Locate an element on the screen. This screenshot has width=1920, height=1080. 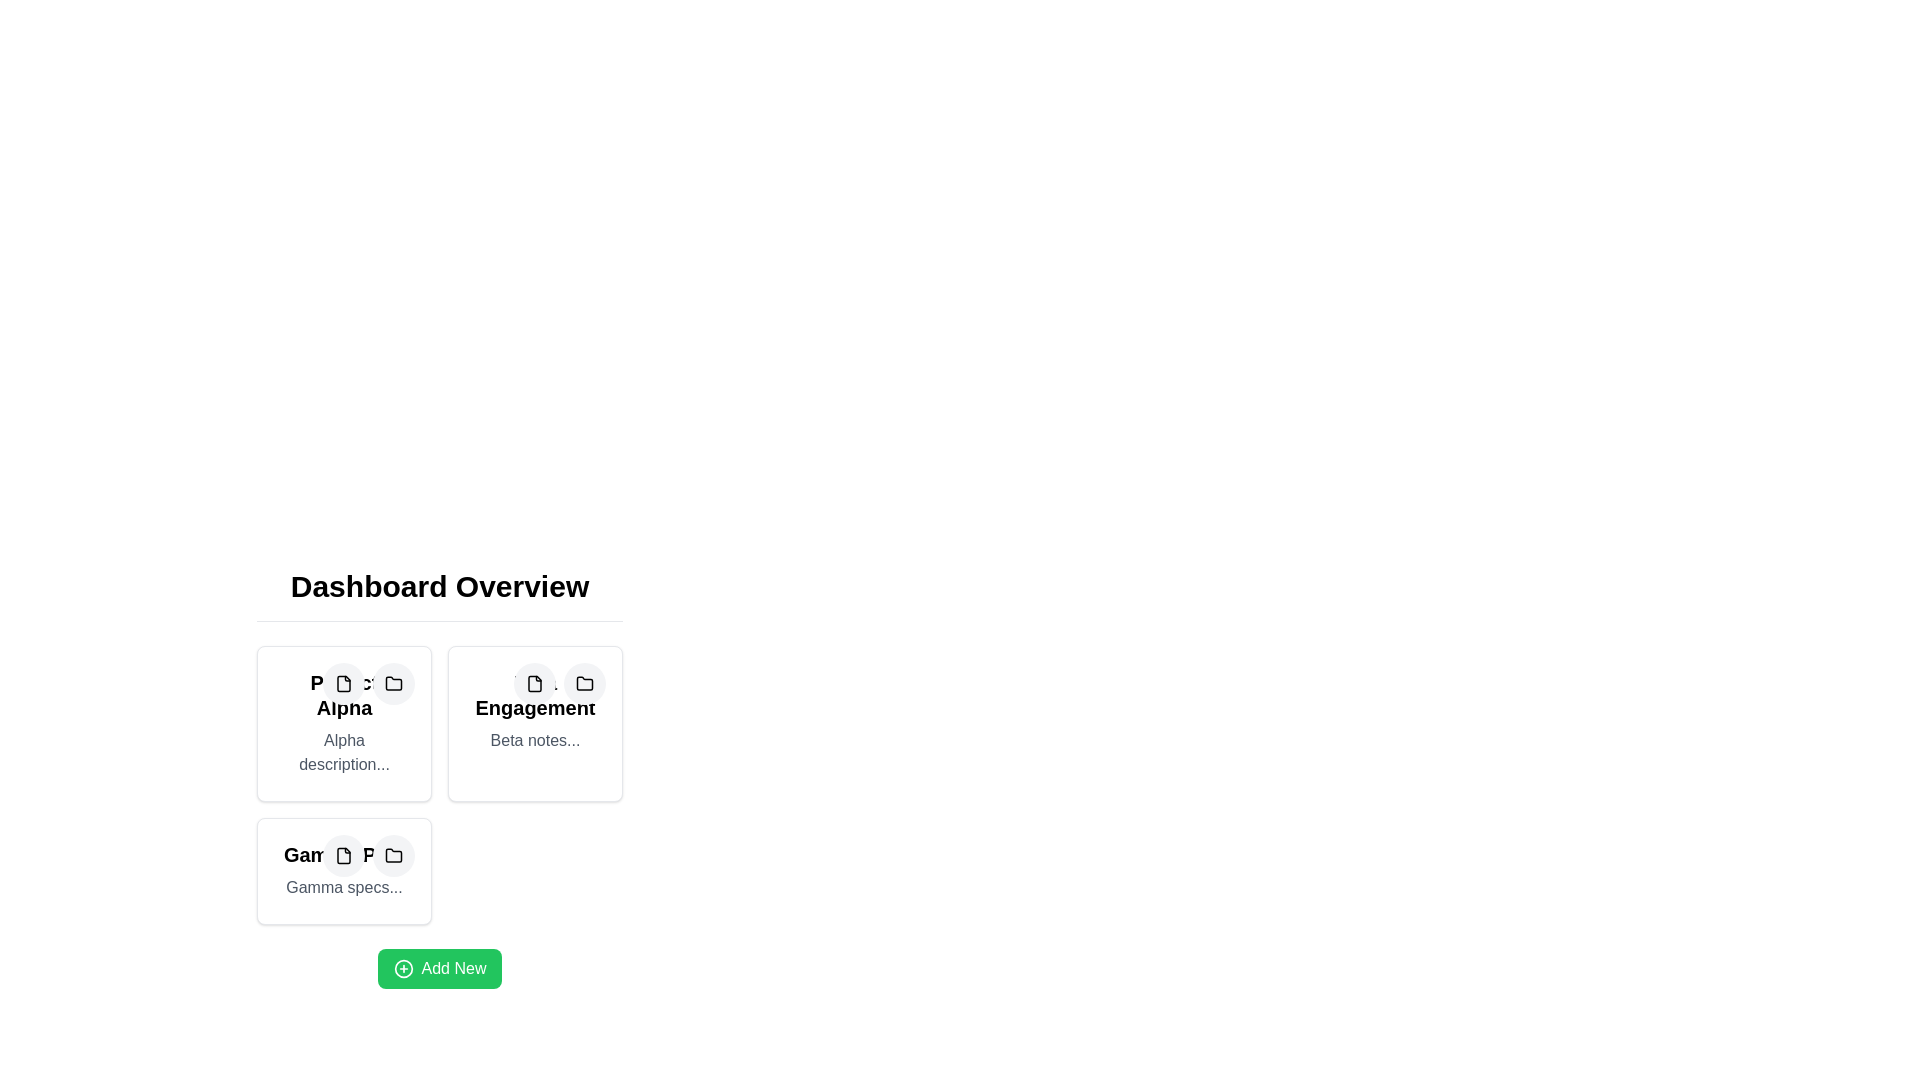
the compact SVG document icon located in the top-left corner of the 'Alpha' section under 'Dashboard Overview' is located at coordinates (344, 682).